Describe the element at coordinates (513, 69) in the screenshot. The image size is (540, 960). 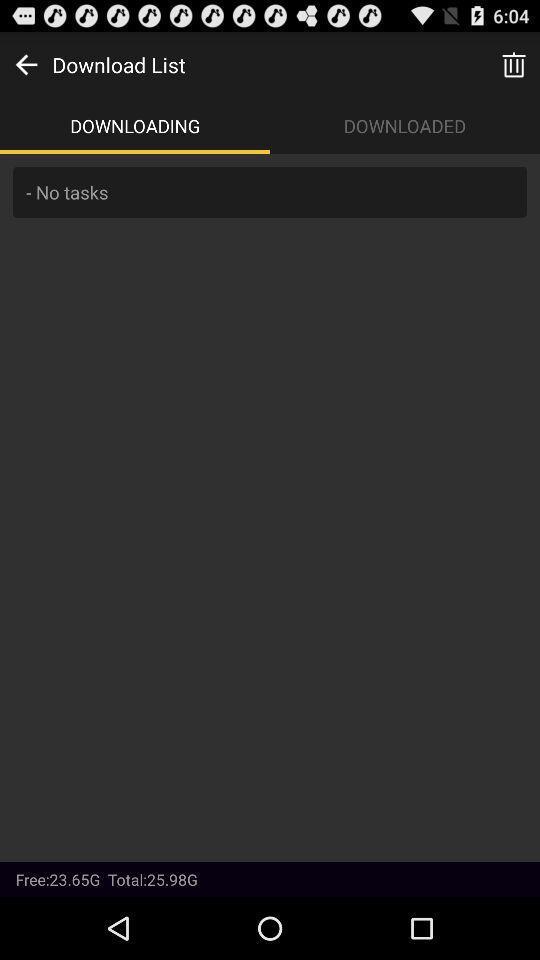
I see `the delete icon` at that location.